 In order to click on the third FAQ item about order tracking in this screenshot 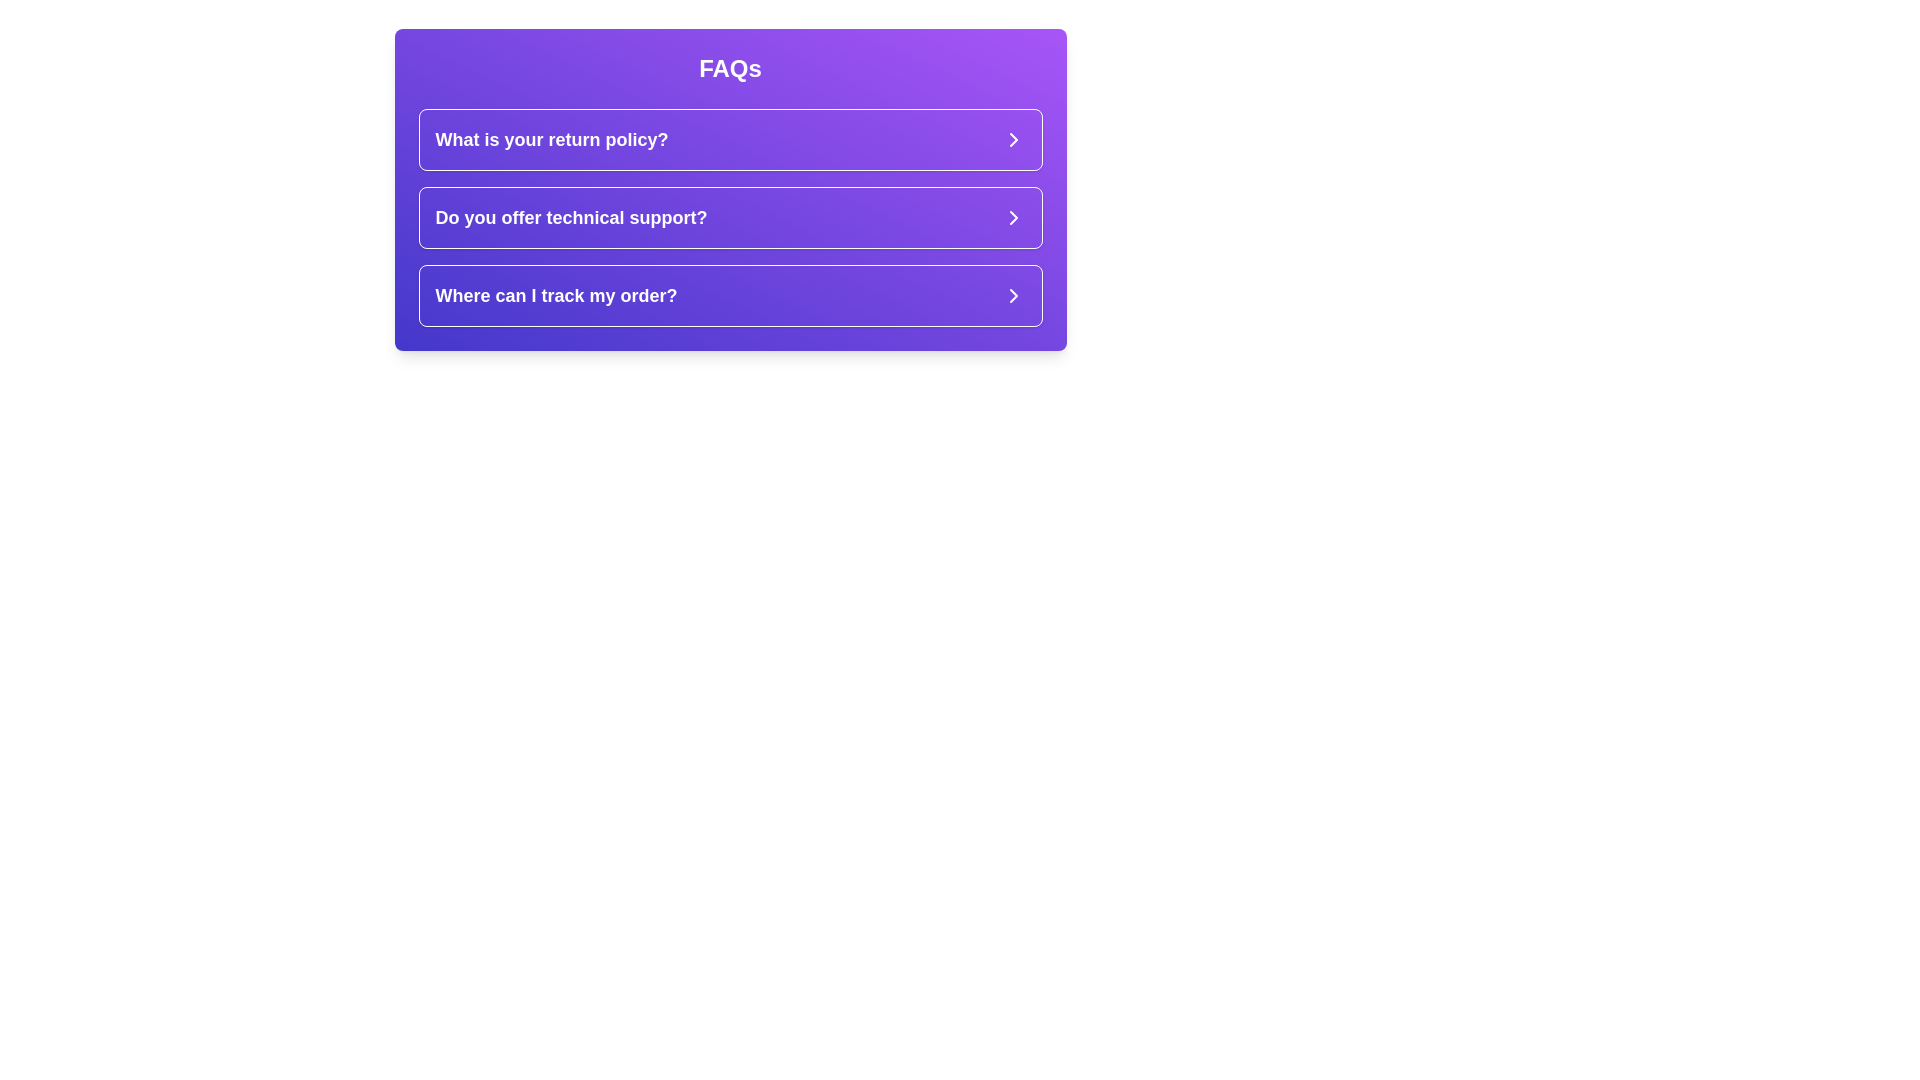, I will do `click(729, 296)`.